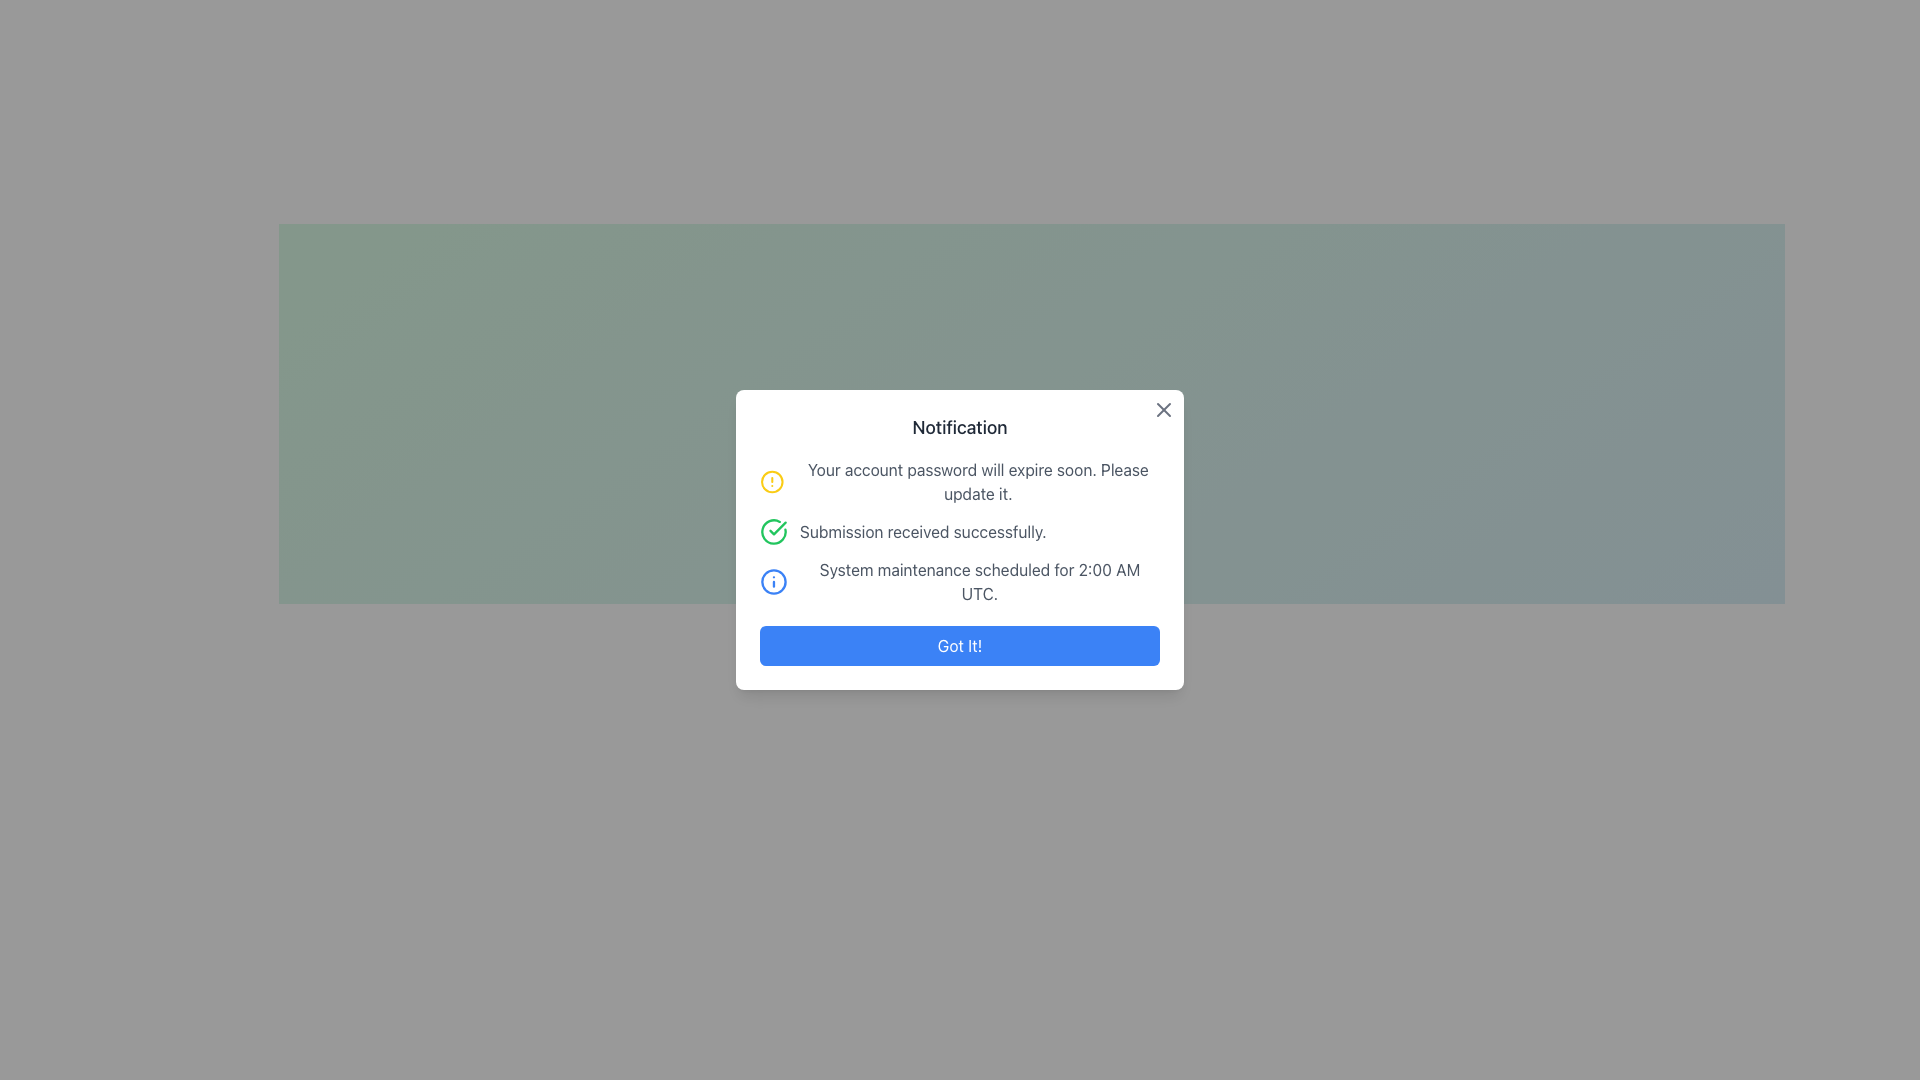 This screenshot has width=1920, height=1080. Describe the element at coordinates (960, 582) in the screenshot. I see `the notification message block displaying 'System maintenance scheduled for 2:00 AM UTC.' which is the third notification in the dialog` at that location.